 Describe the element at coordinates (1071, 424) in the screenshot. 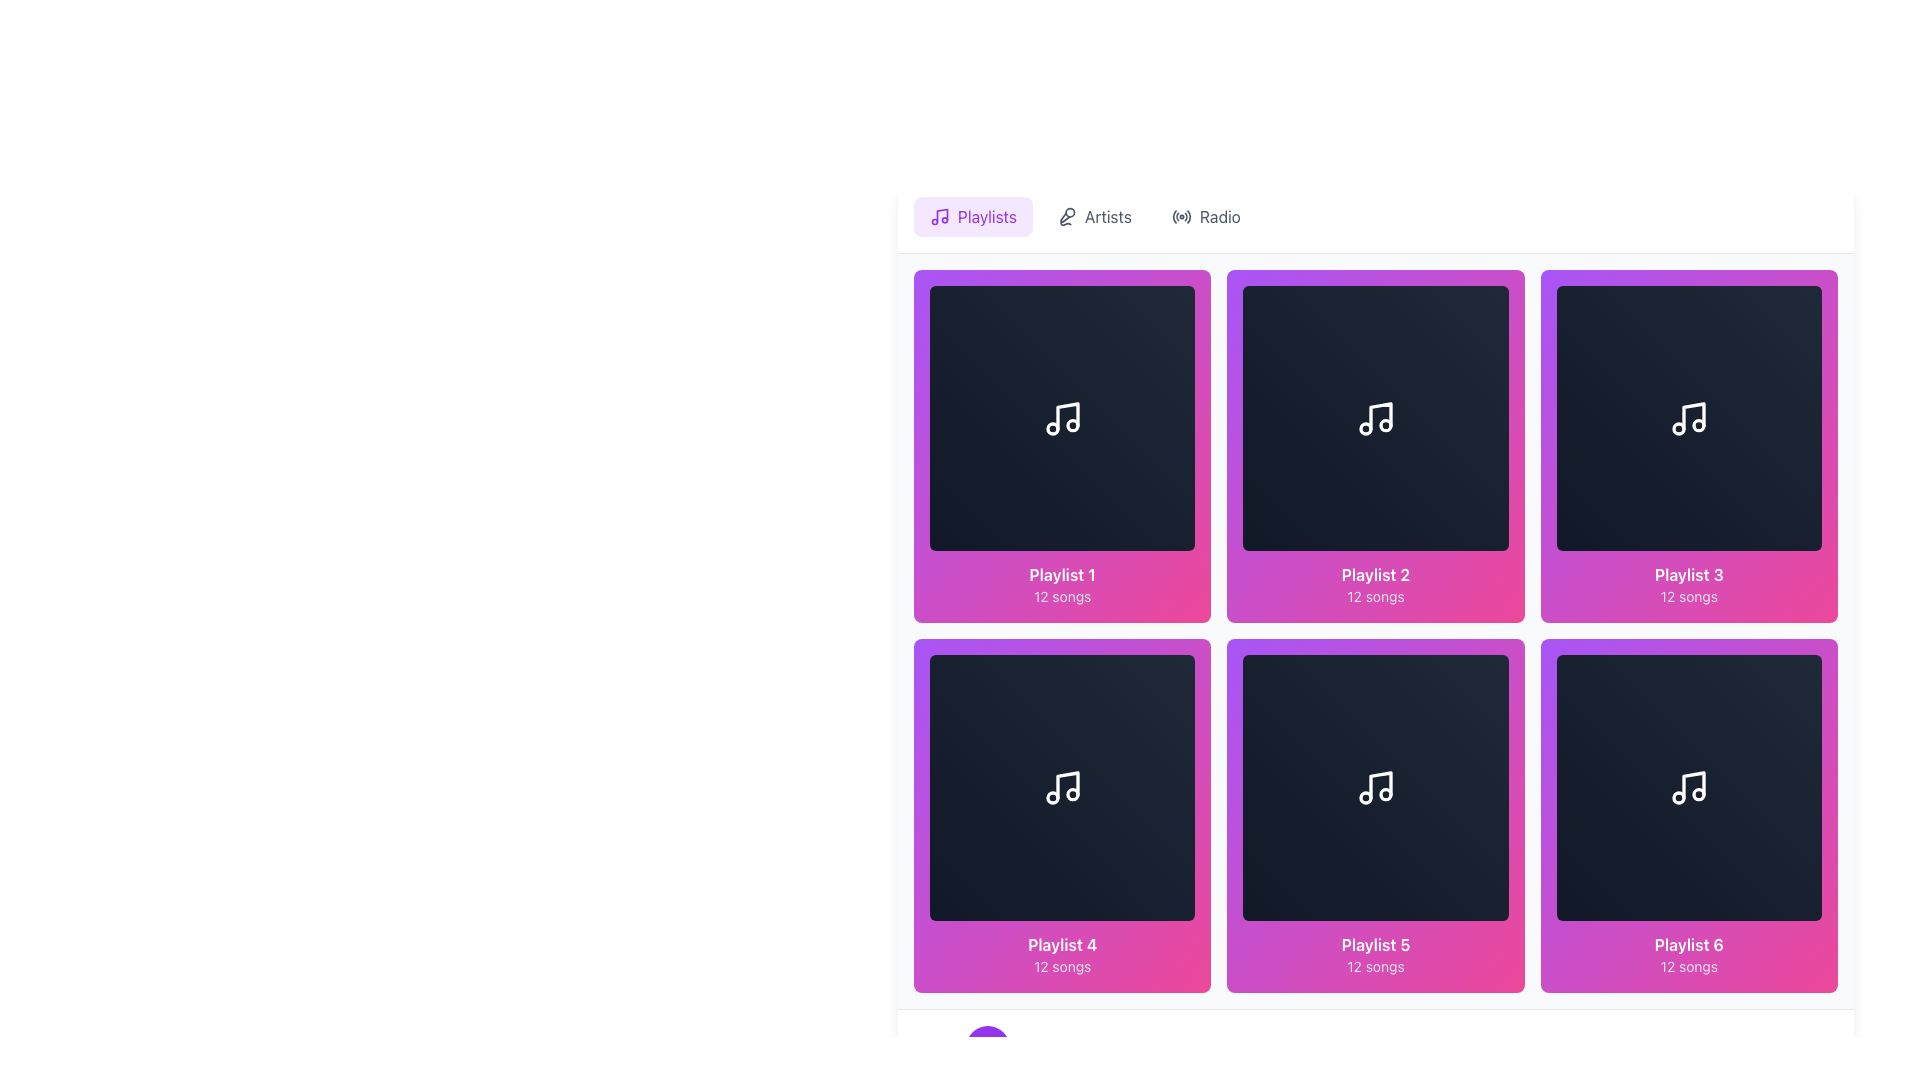

I see `the decorative detail of the music note icon located in the center area of the top-left playlist card titled 'Playlist 1'` at that location.